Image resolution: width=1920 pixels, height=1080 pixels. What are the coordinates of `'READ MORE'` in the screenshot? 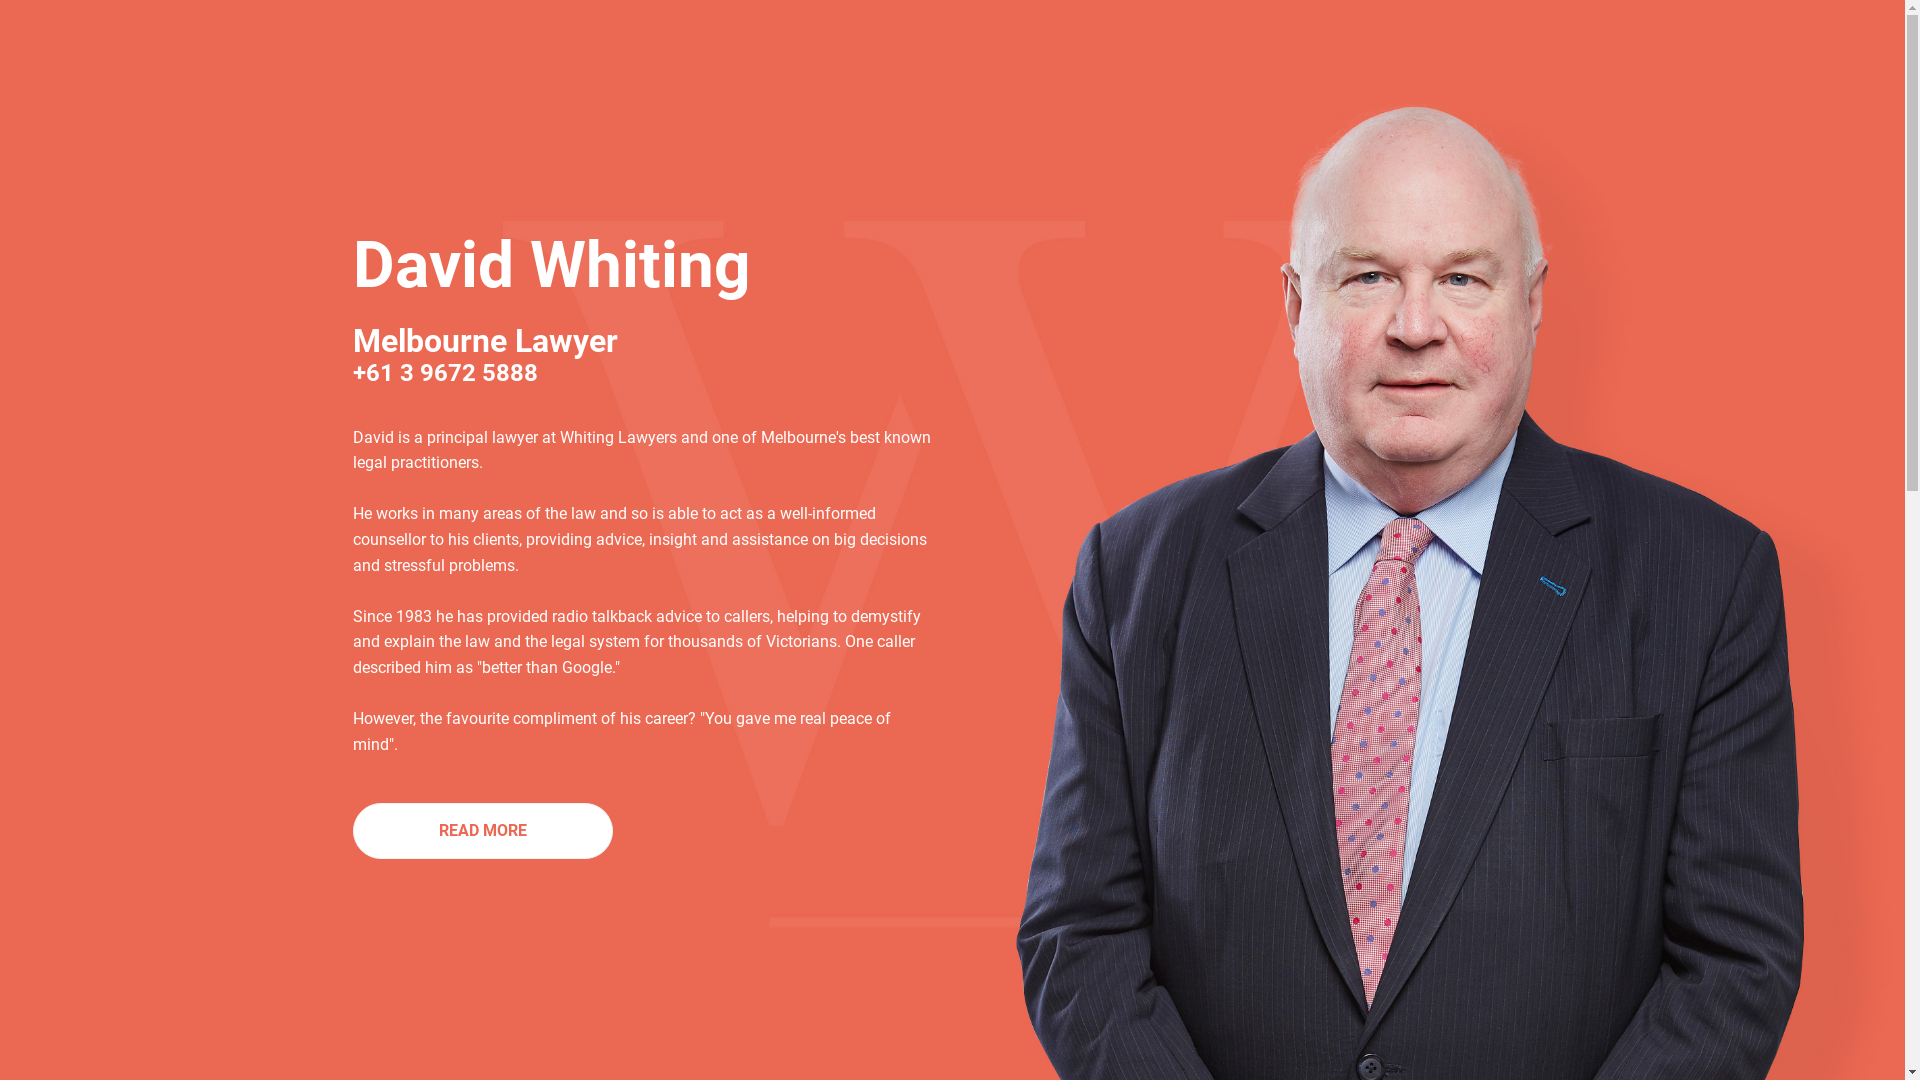 It's located at (481, 830).